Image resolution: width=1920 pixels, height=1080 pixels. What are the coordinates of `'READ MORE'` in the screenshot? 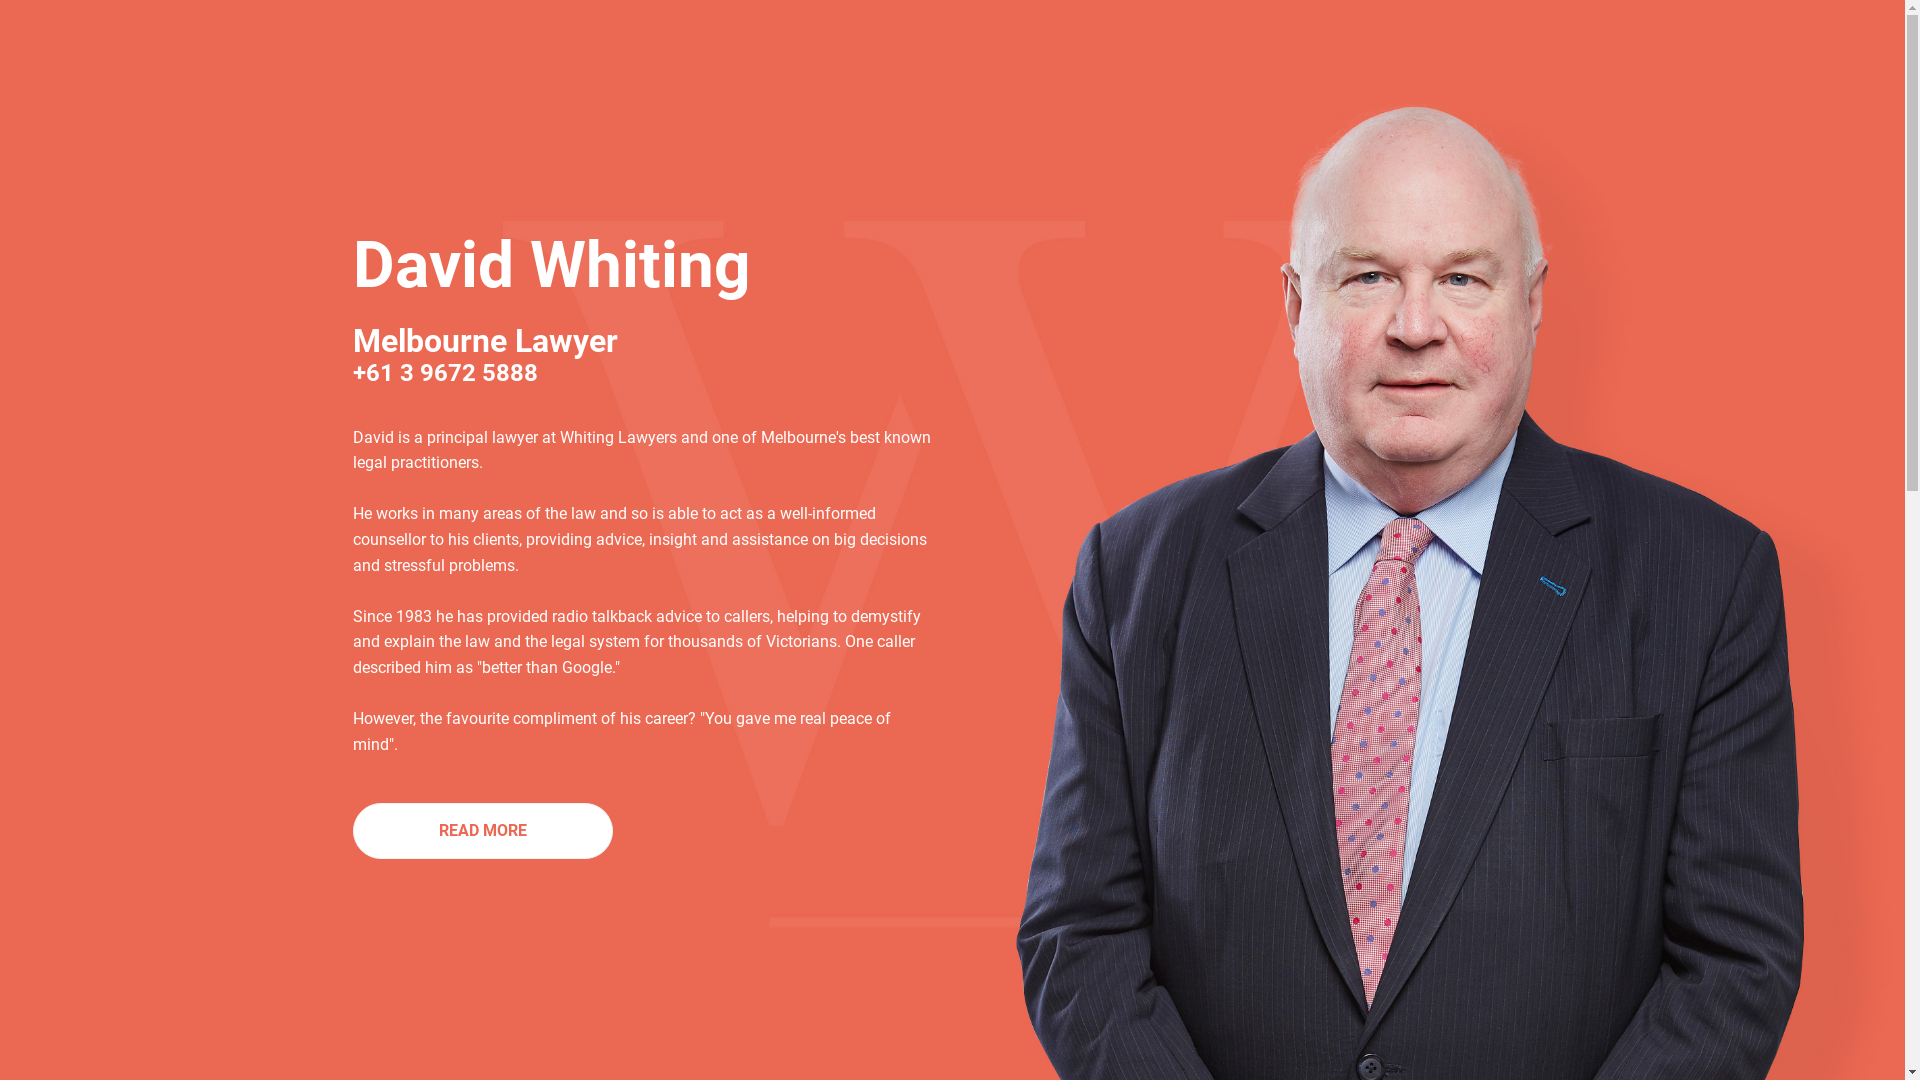 It's located at (481, 830).